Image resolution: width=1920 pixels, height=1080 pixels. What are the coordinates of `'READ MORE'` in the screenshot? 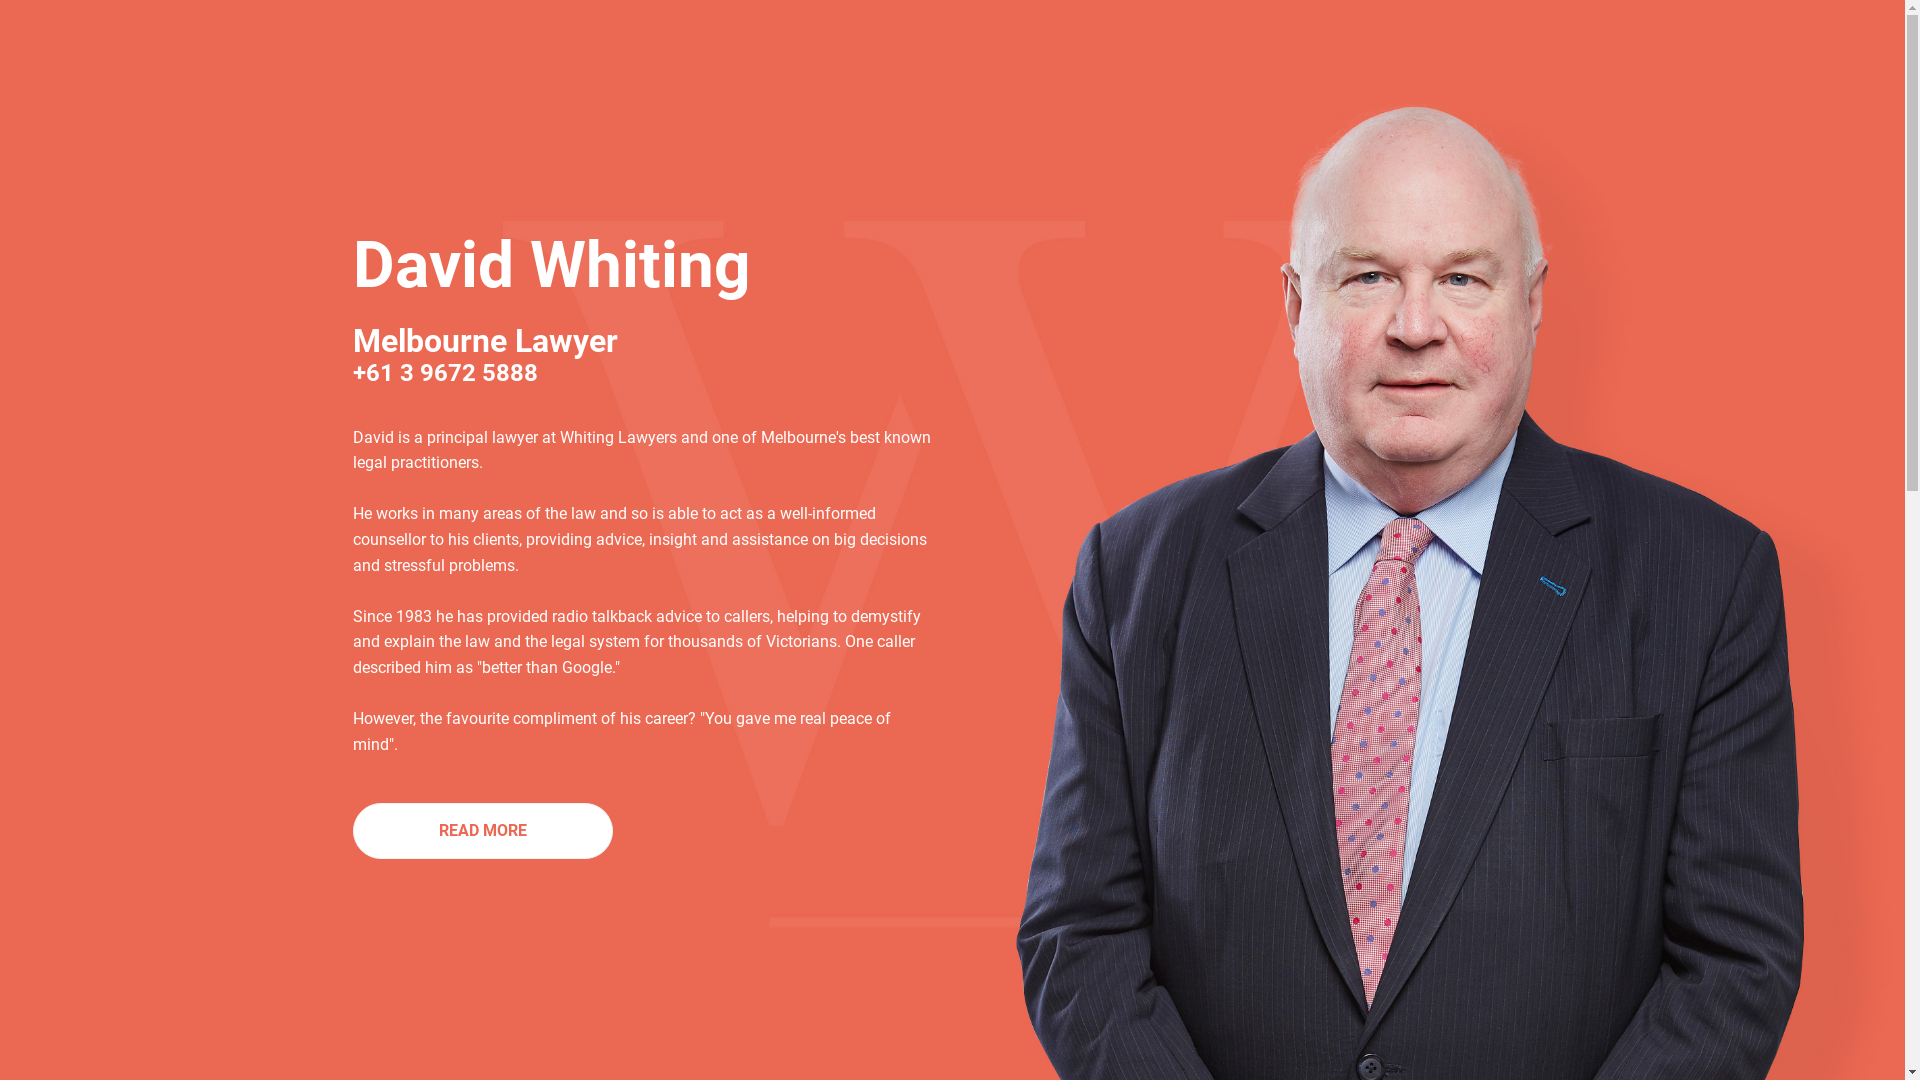 It's located at (481, 830).